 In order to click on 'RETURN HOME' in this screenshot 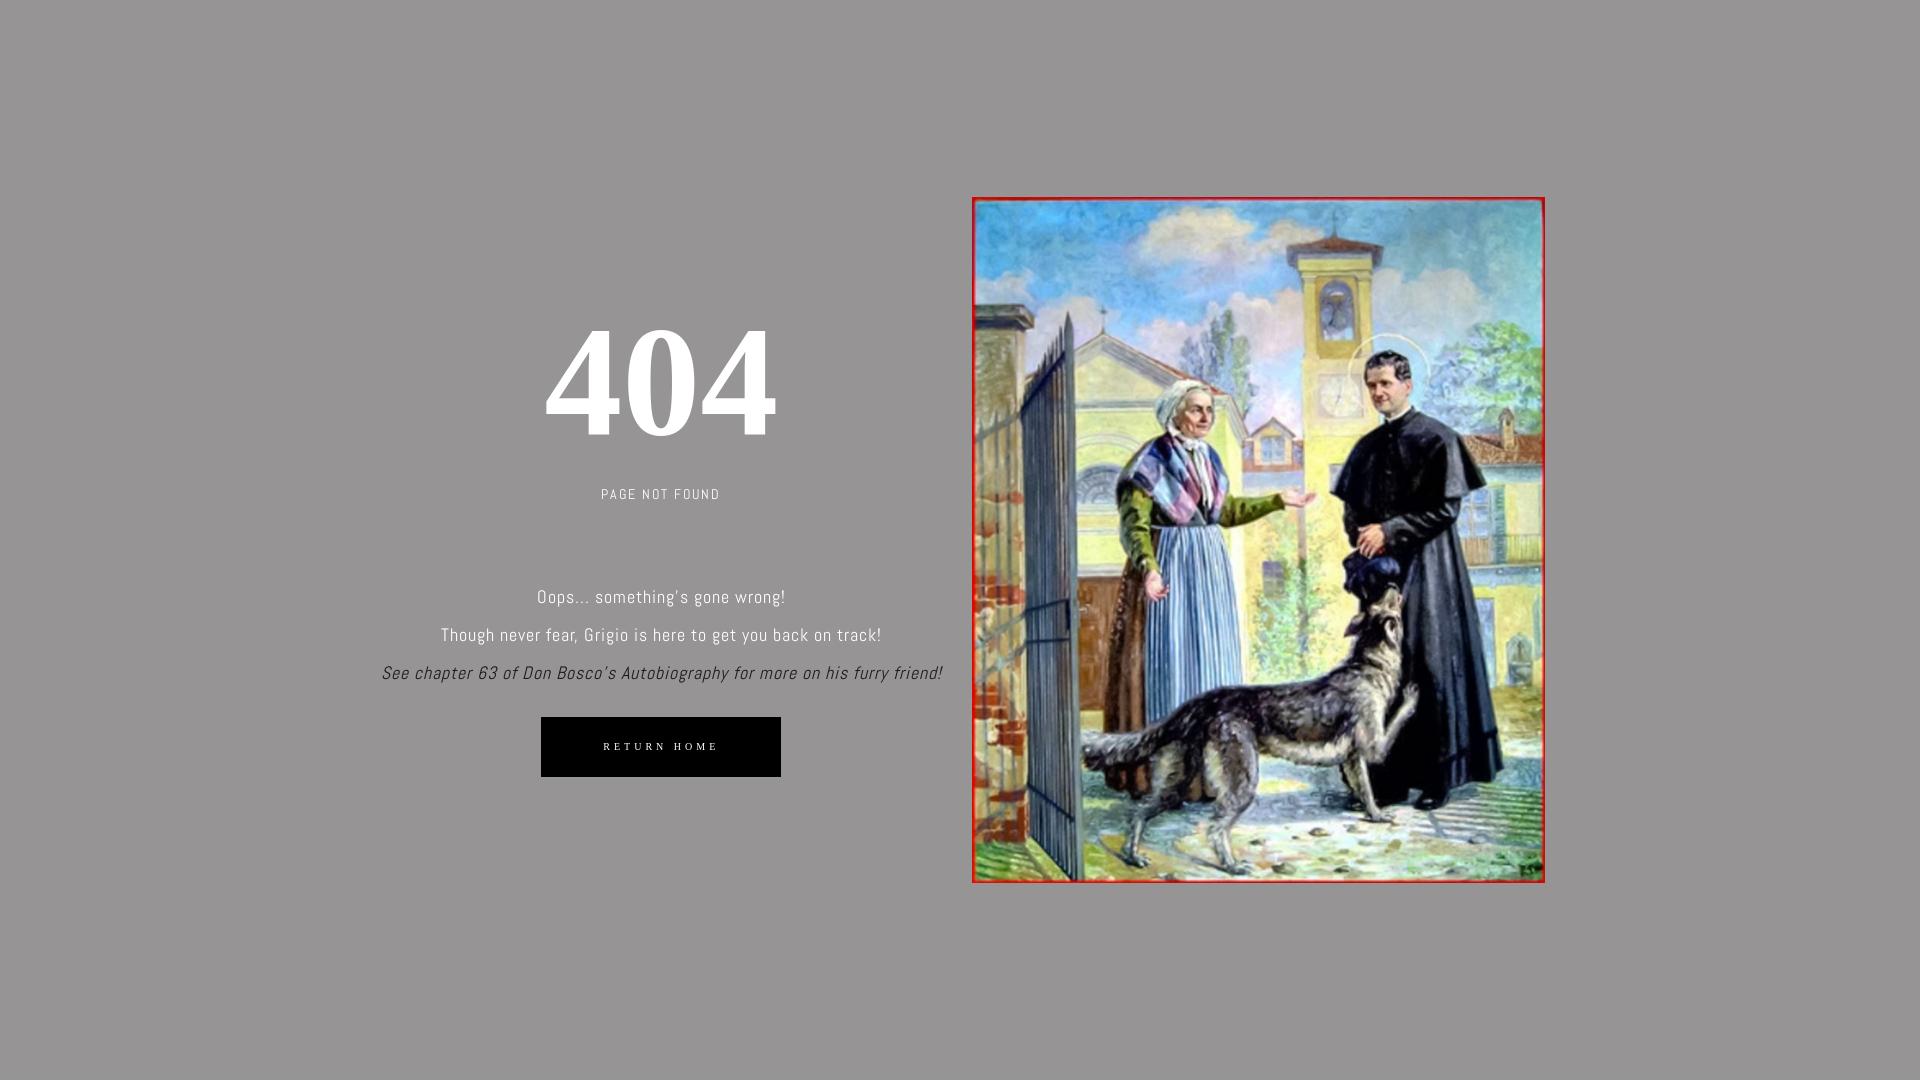, I will do `click(661, 745)`.